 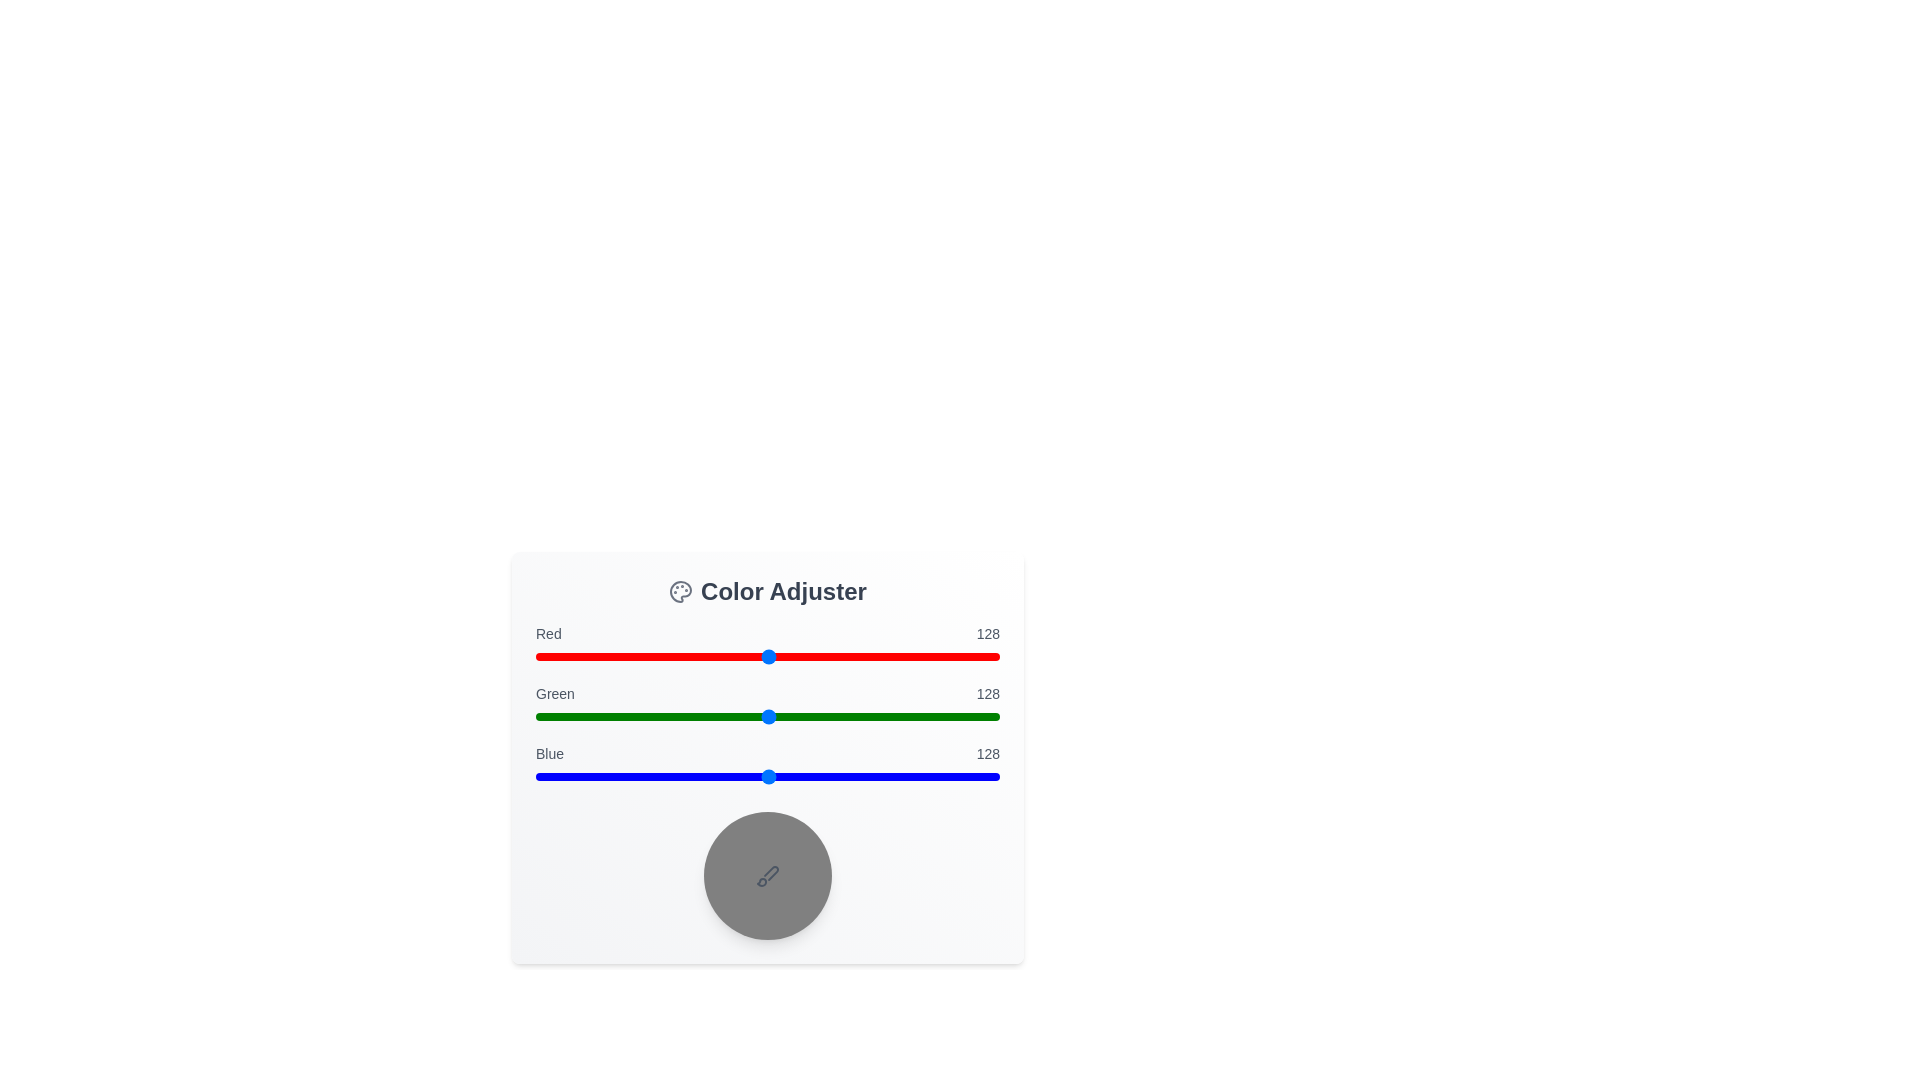 I want to click on the red slider to the value 164, so click(x=834, y=656).